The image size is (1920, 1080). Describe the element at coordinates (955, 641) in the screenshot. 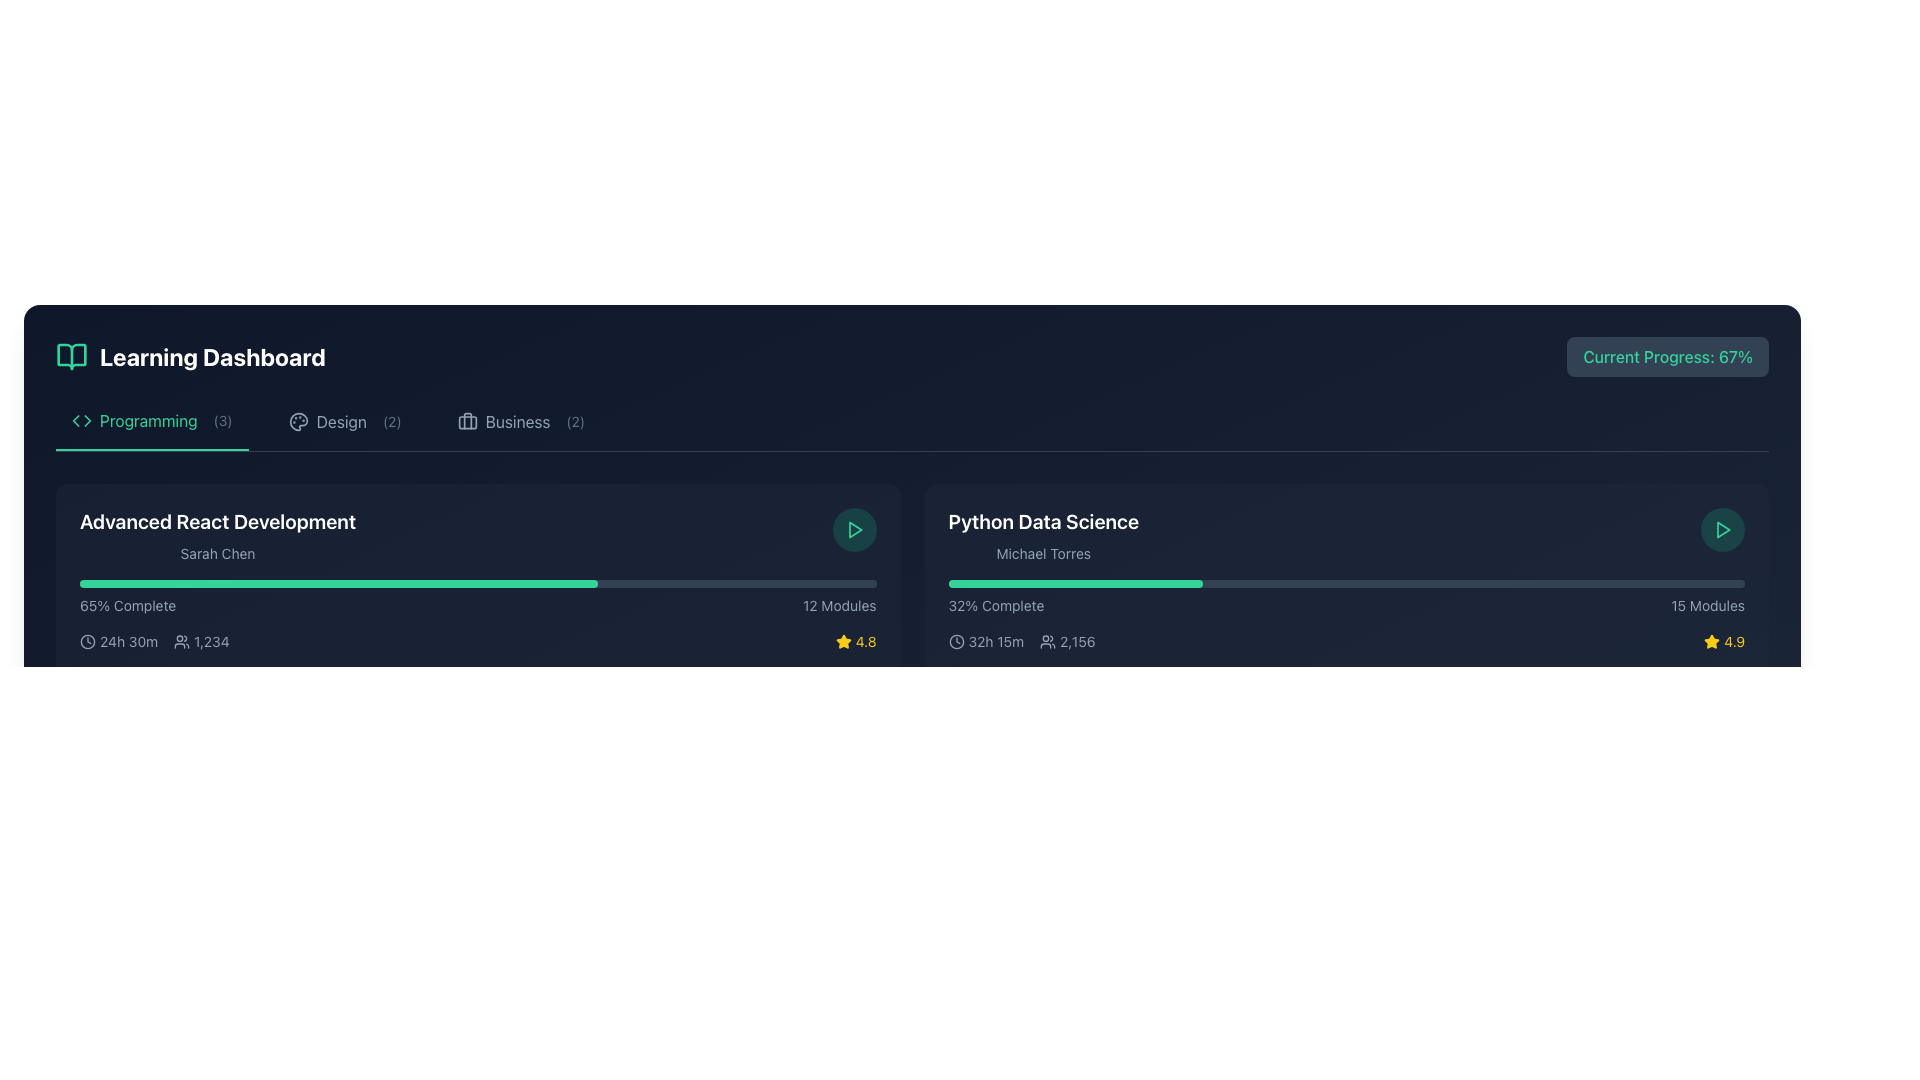

I see `the clock icon located to the left of the text '32h 15m' in the 'Python Data Science' section` at that location.